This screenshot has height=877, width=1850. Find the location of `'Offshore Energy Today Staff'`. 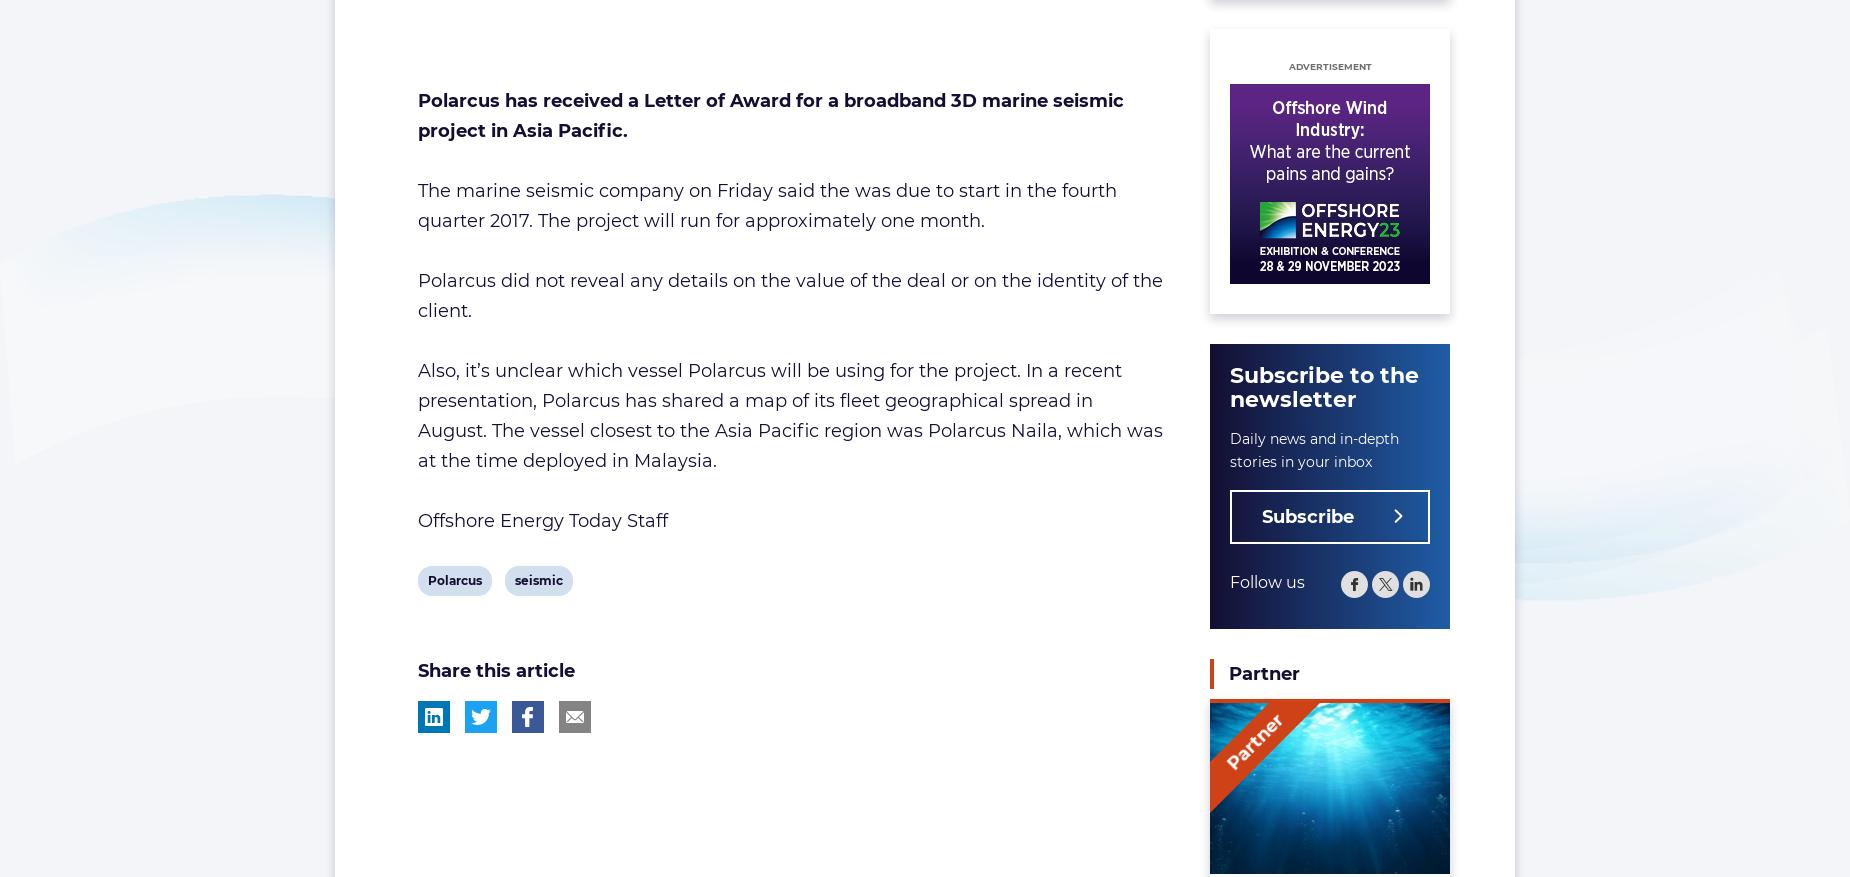

'Offshore Energy Today Staff' is located at coordinates (415, 520).